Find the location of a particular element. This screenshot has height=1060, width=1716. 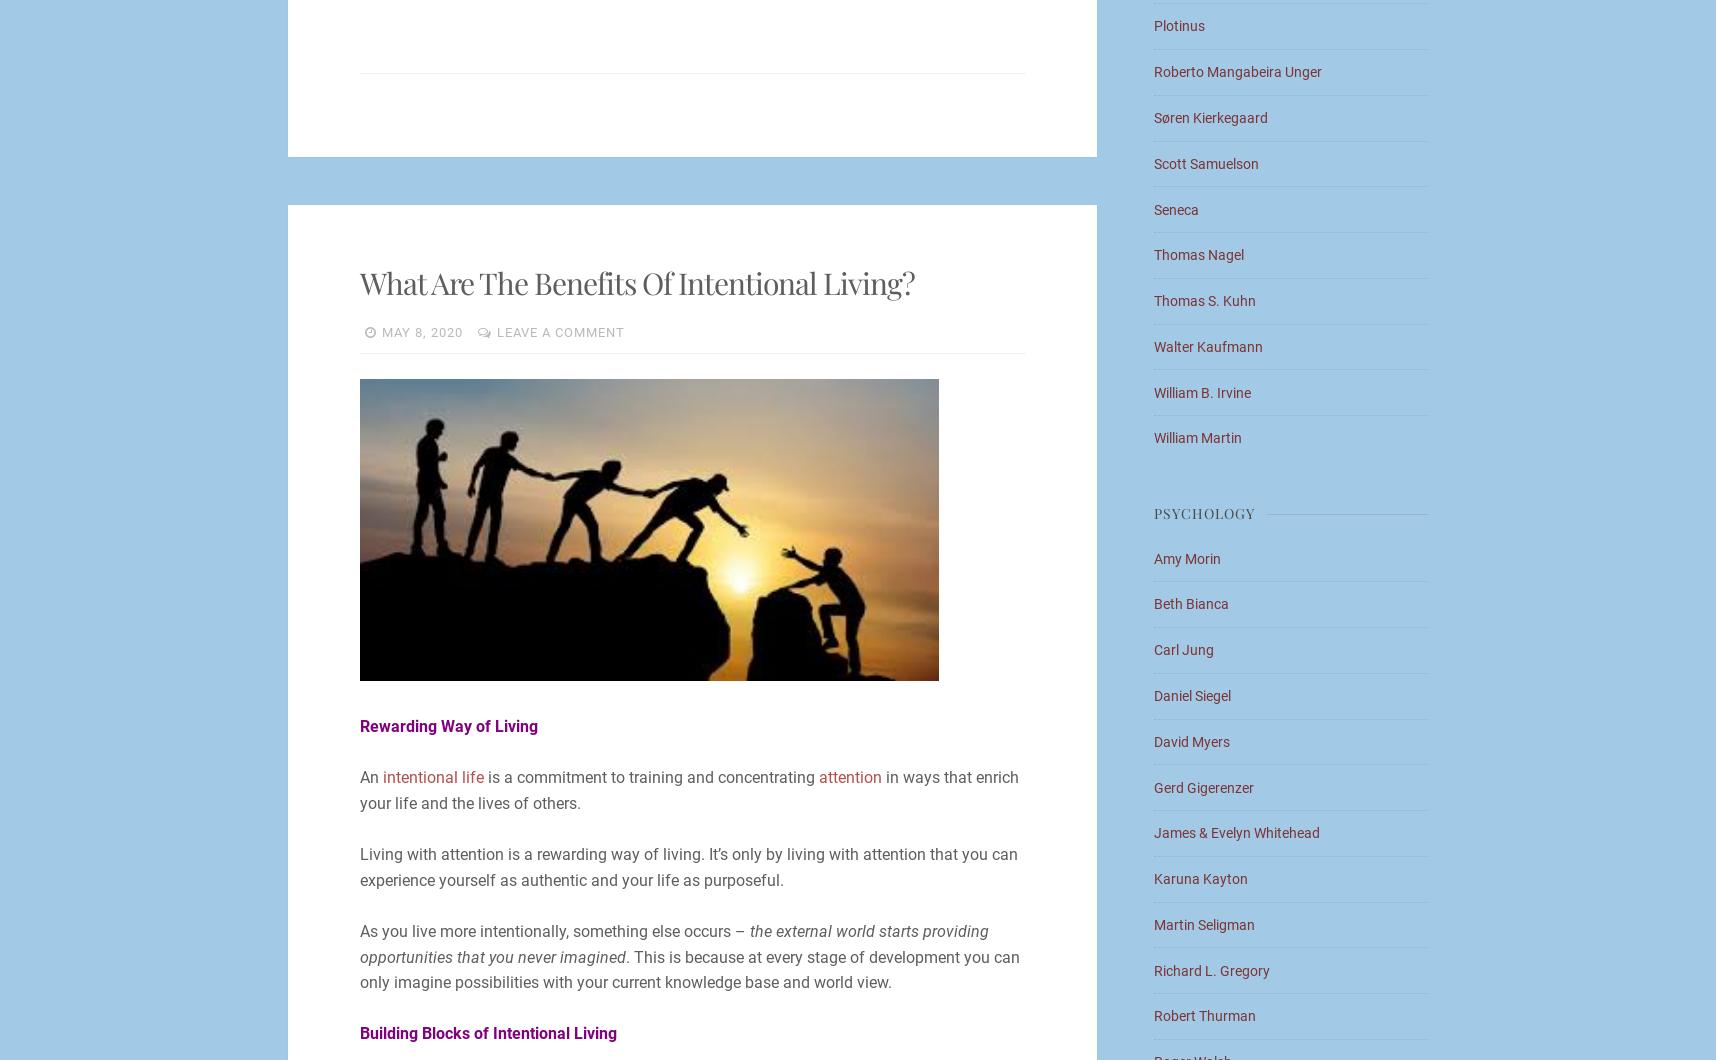

'Karuna Kayton' is located at coordinates (1201, 878).